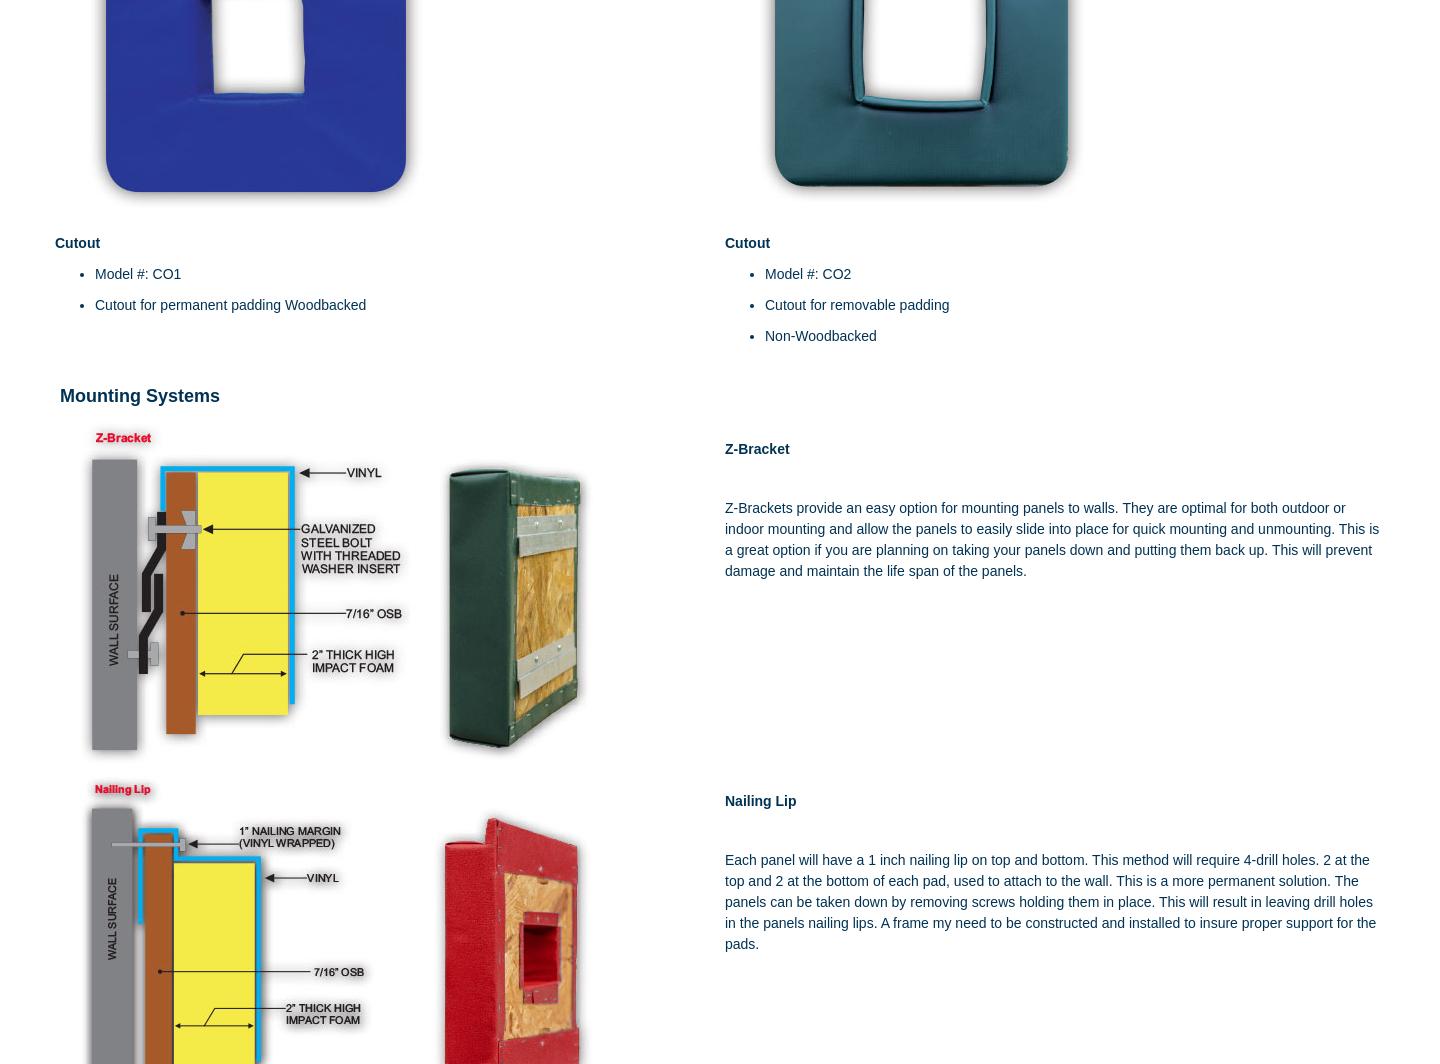 This screenshot has width=1440, height=1064. What do you see at coordinates (1050, 901) in the screenshot?
I see `'Each panel will have a 1 inch nailing lip on top and bottom. This method will require 4-drill holes. 2 at the top and 2 at the bottom of each pad, used to attach to the wall. This is a more permanent solution. The panels can be taken down by removing screws holding them in place. This will result in leaving drill holes in the panels nailing lips. A frame my need to be constructed and installed to insure proper support for the pads.'` at bounding box center [1050, 901].